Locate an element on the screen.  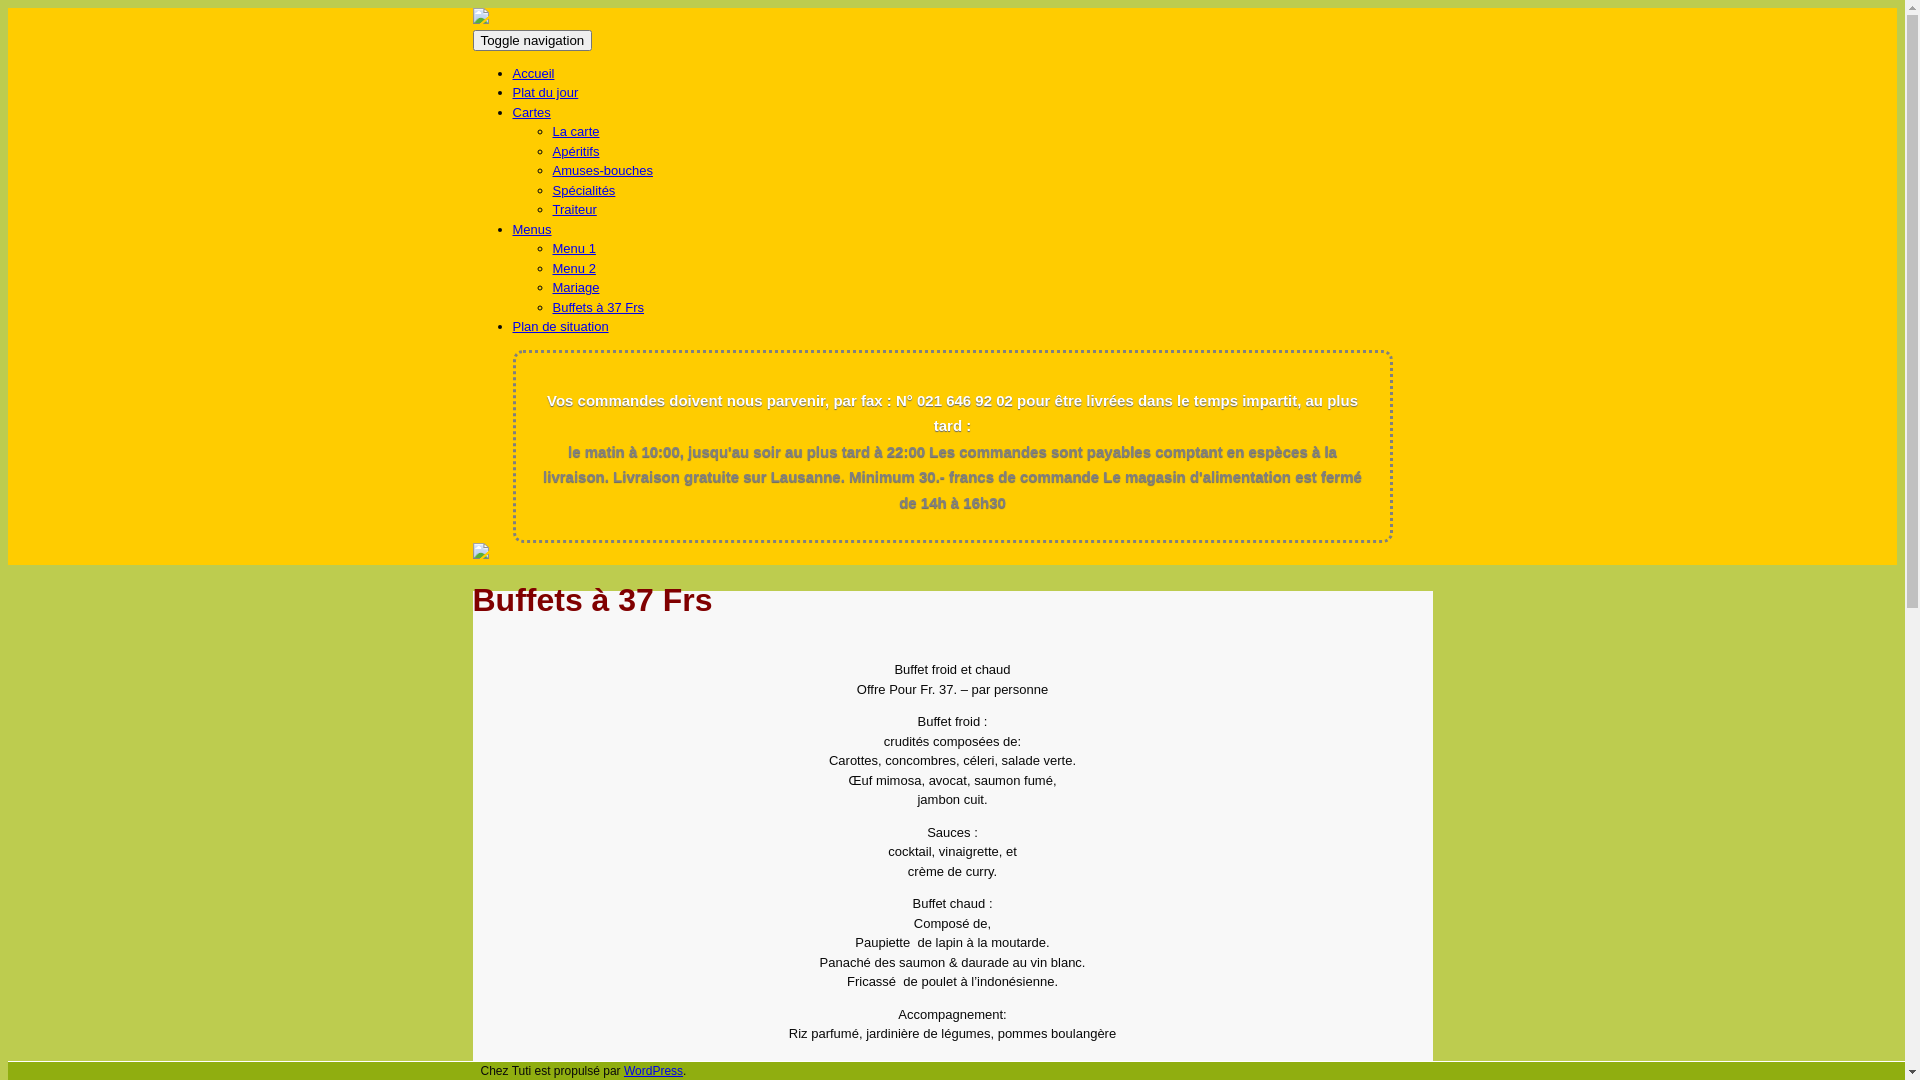
'WordPress' is located at coordinates (623, 1070).